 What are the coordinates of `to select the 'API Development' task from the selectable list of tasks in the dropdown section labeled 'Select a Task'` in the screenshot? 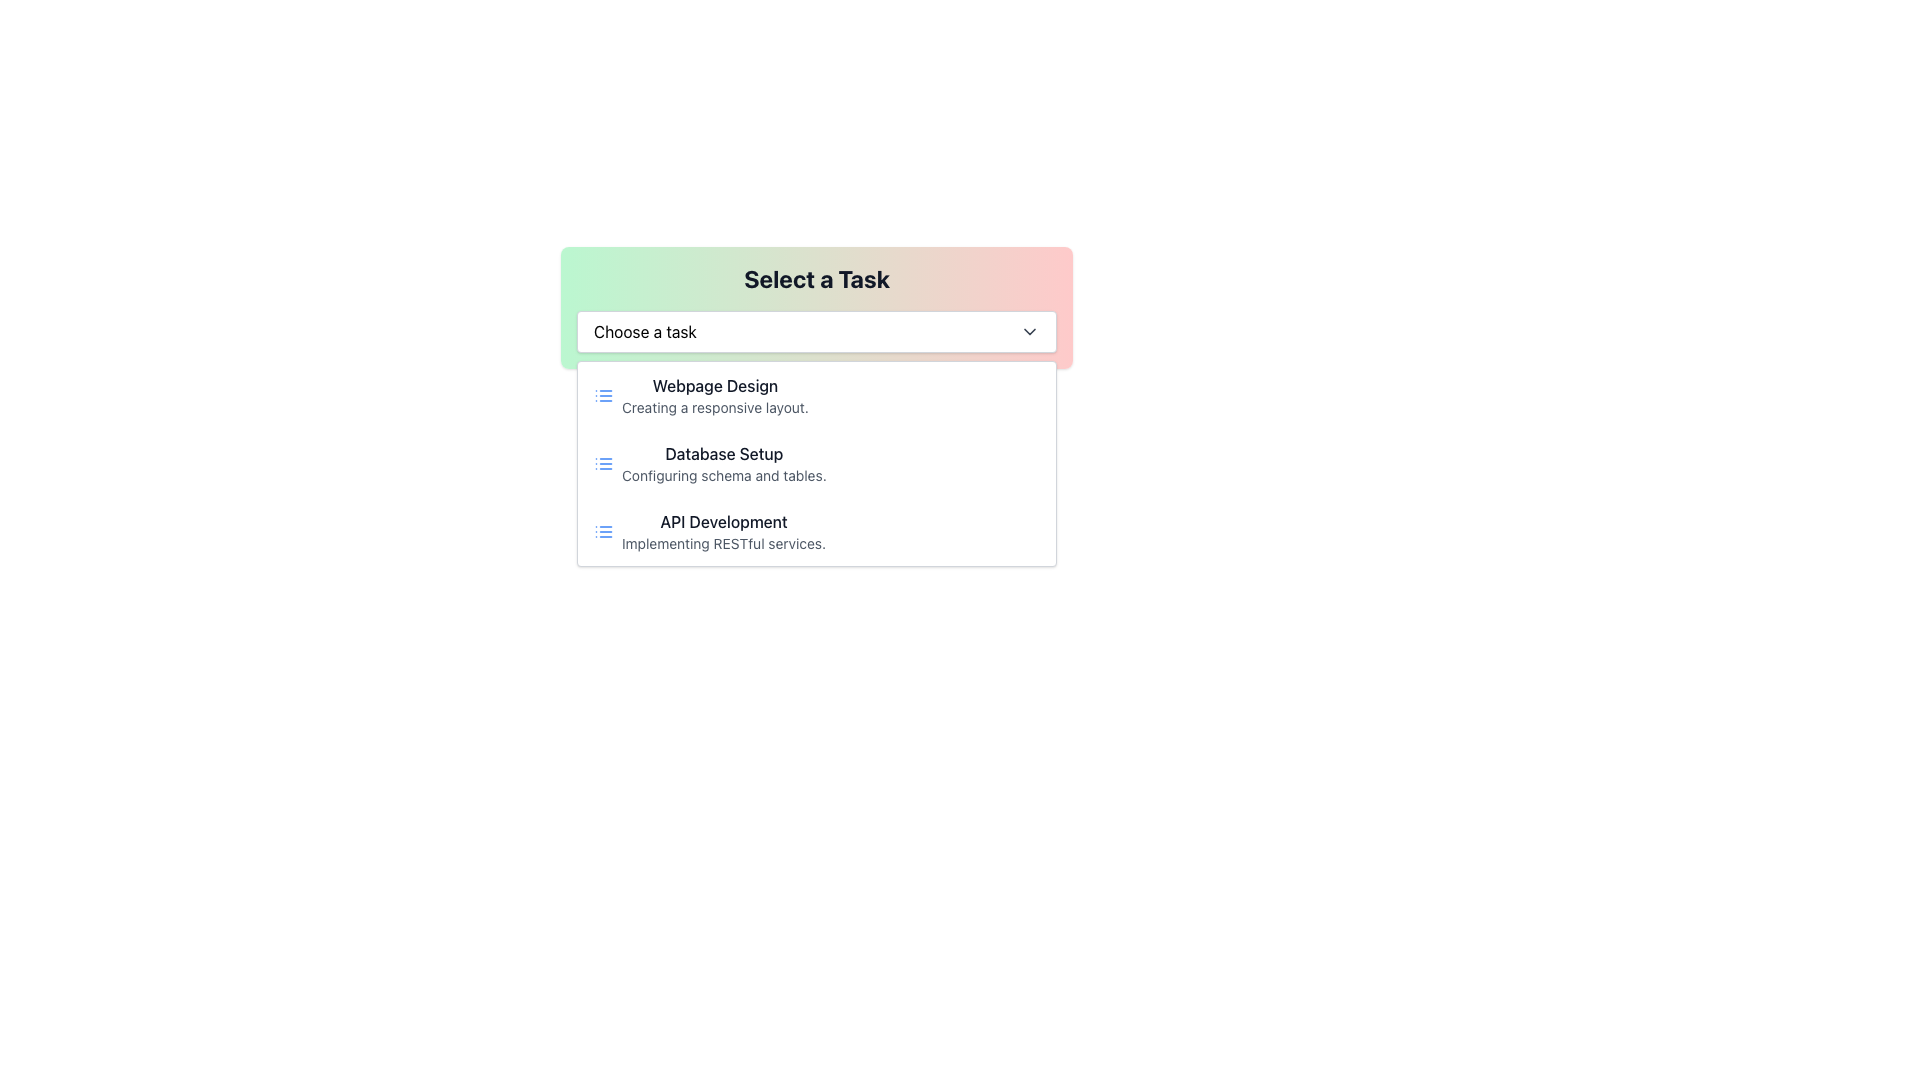 It's located at (723, 531).